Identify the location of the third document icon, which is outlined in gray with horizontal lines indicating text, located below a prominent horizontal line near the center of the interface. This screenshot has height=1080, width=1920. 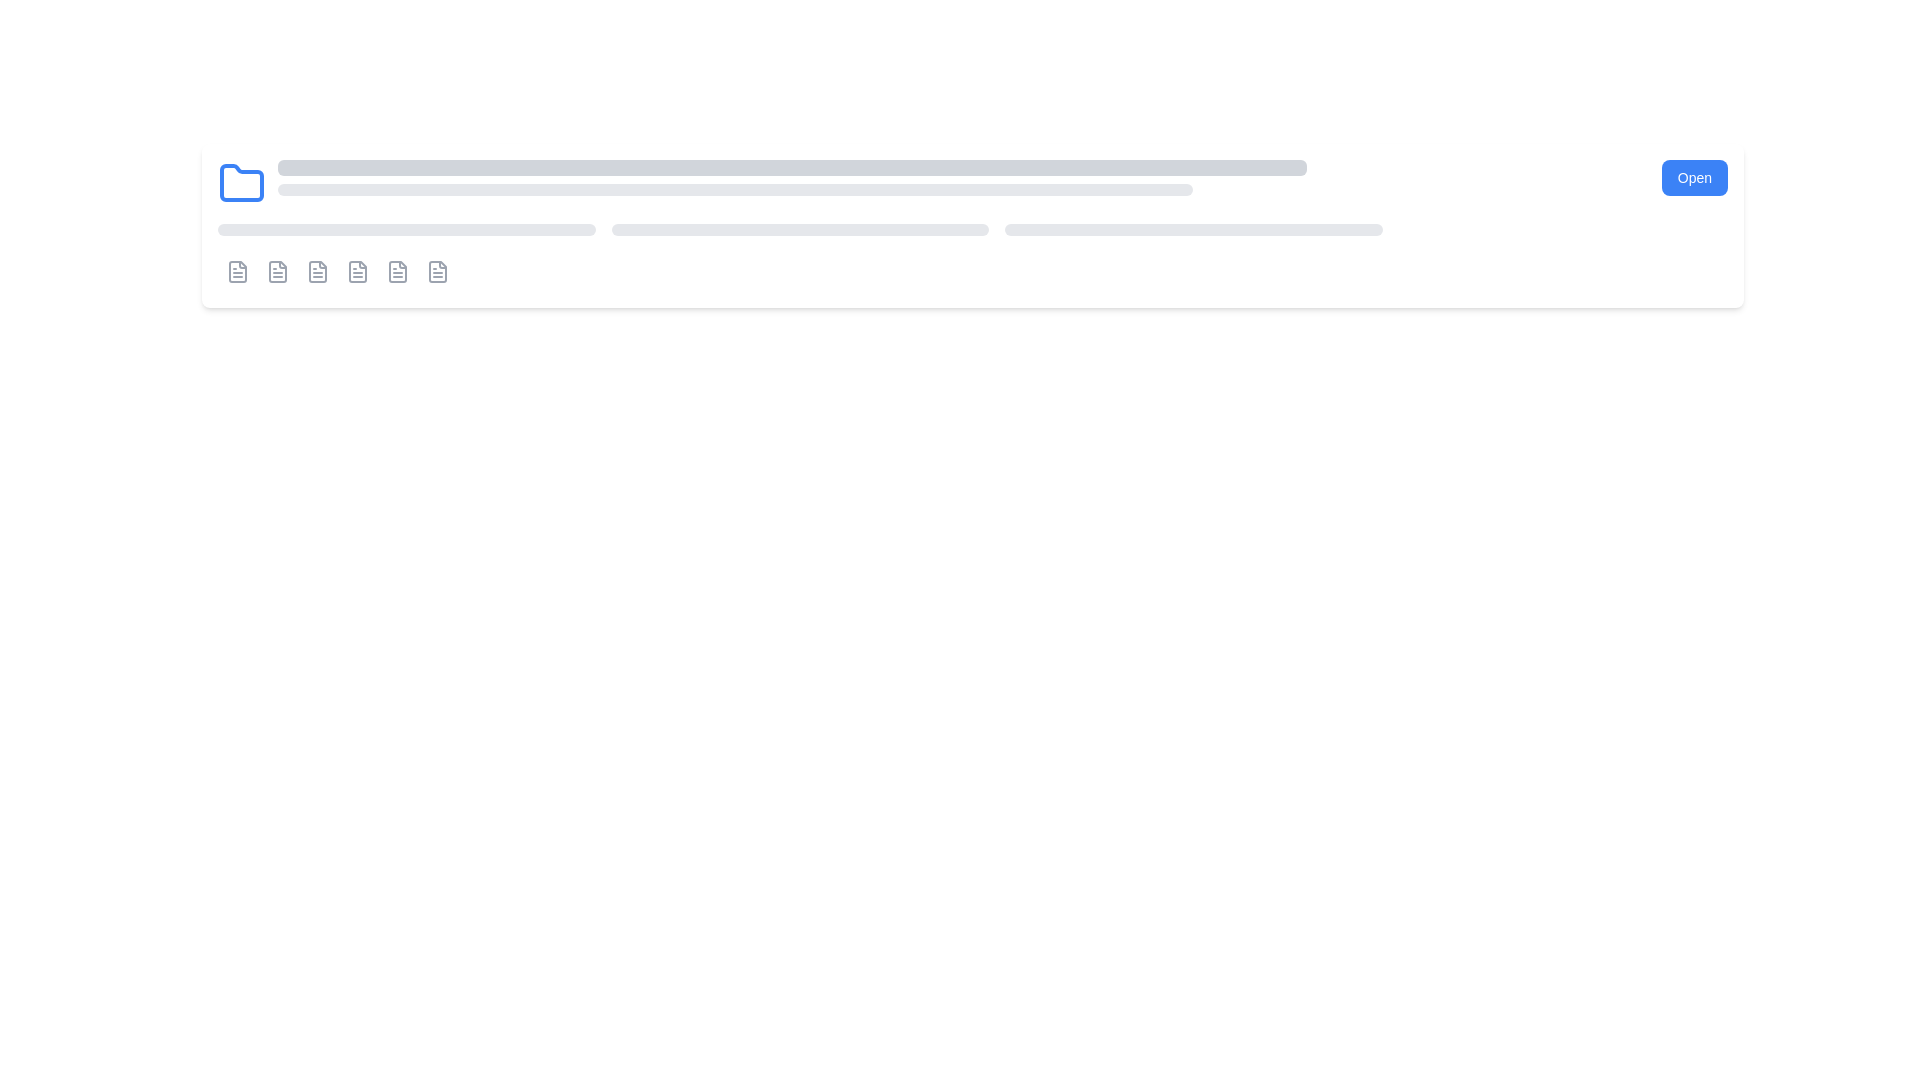
(316, 272).